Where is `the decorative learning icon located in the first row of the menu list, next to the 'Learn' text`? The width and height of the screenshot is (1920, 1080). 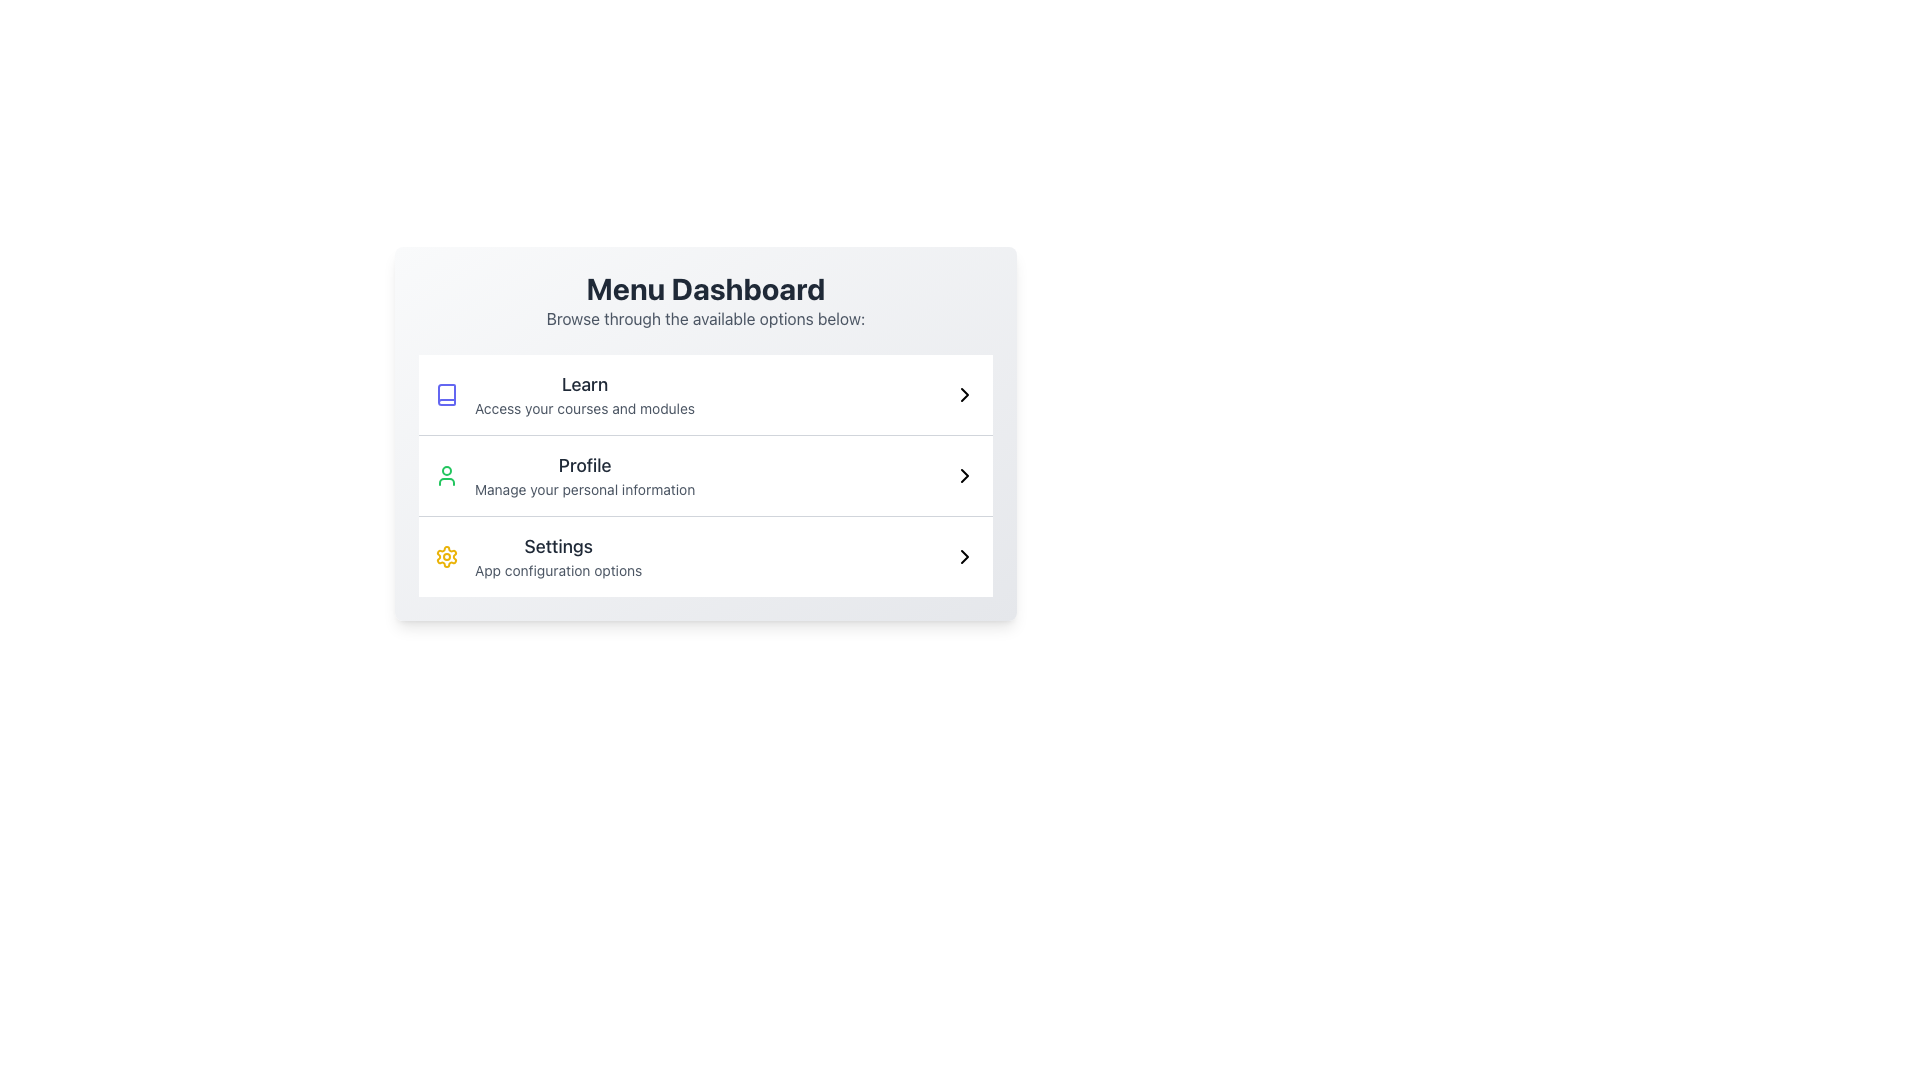
the decorative learning icon located in the first row of the menu list, next to the 'Learn' text is located at coordinates (445, 394).